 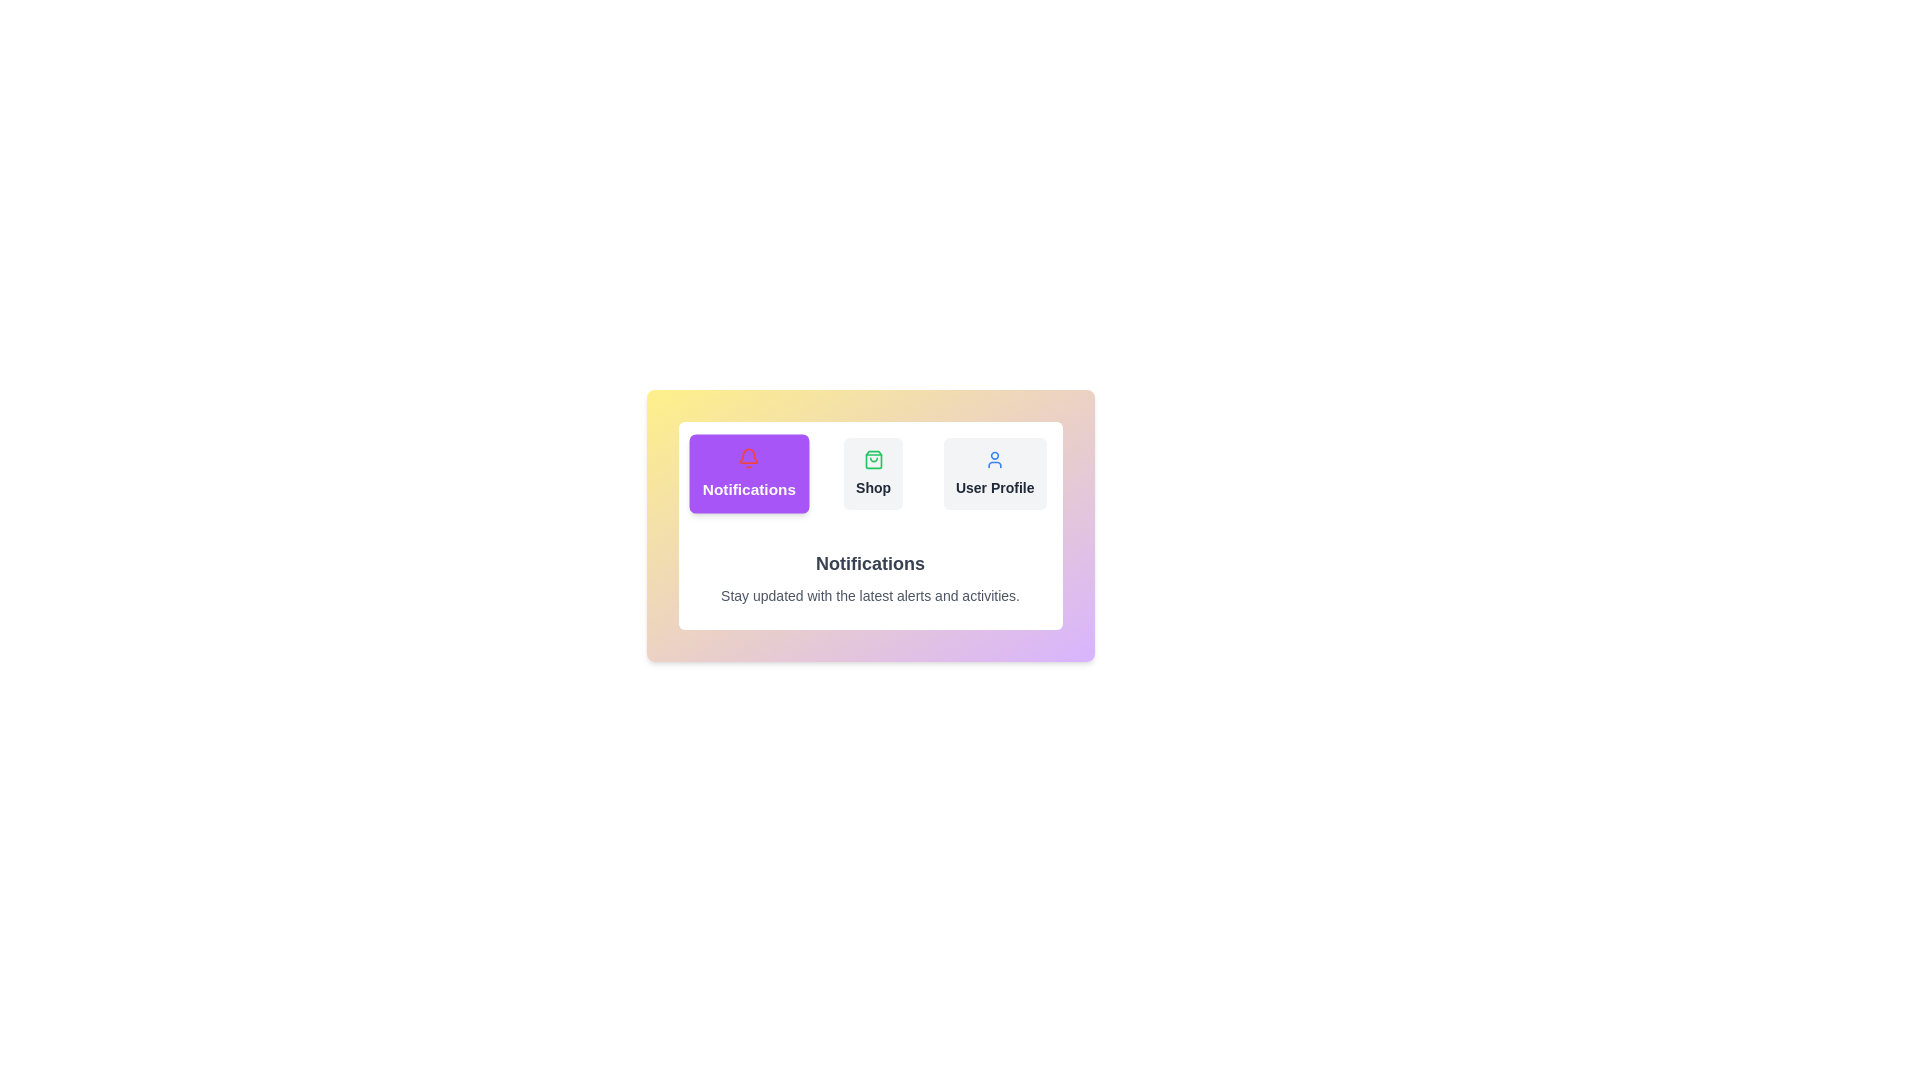 What do you see at coordinates (747, 474) in the screenshot?
I see `the tab labeled Notifications` at bounding box center [747, 474].